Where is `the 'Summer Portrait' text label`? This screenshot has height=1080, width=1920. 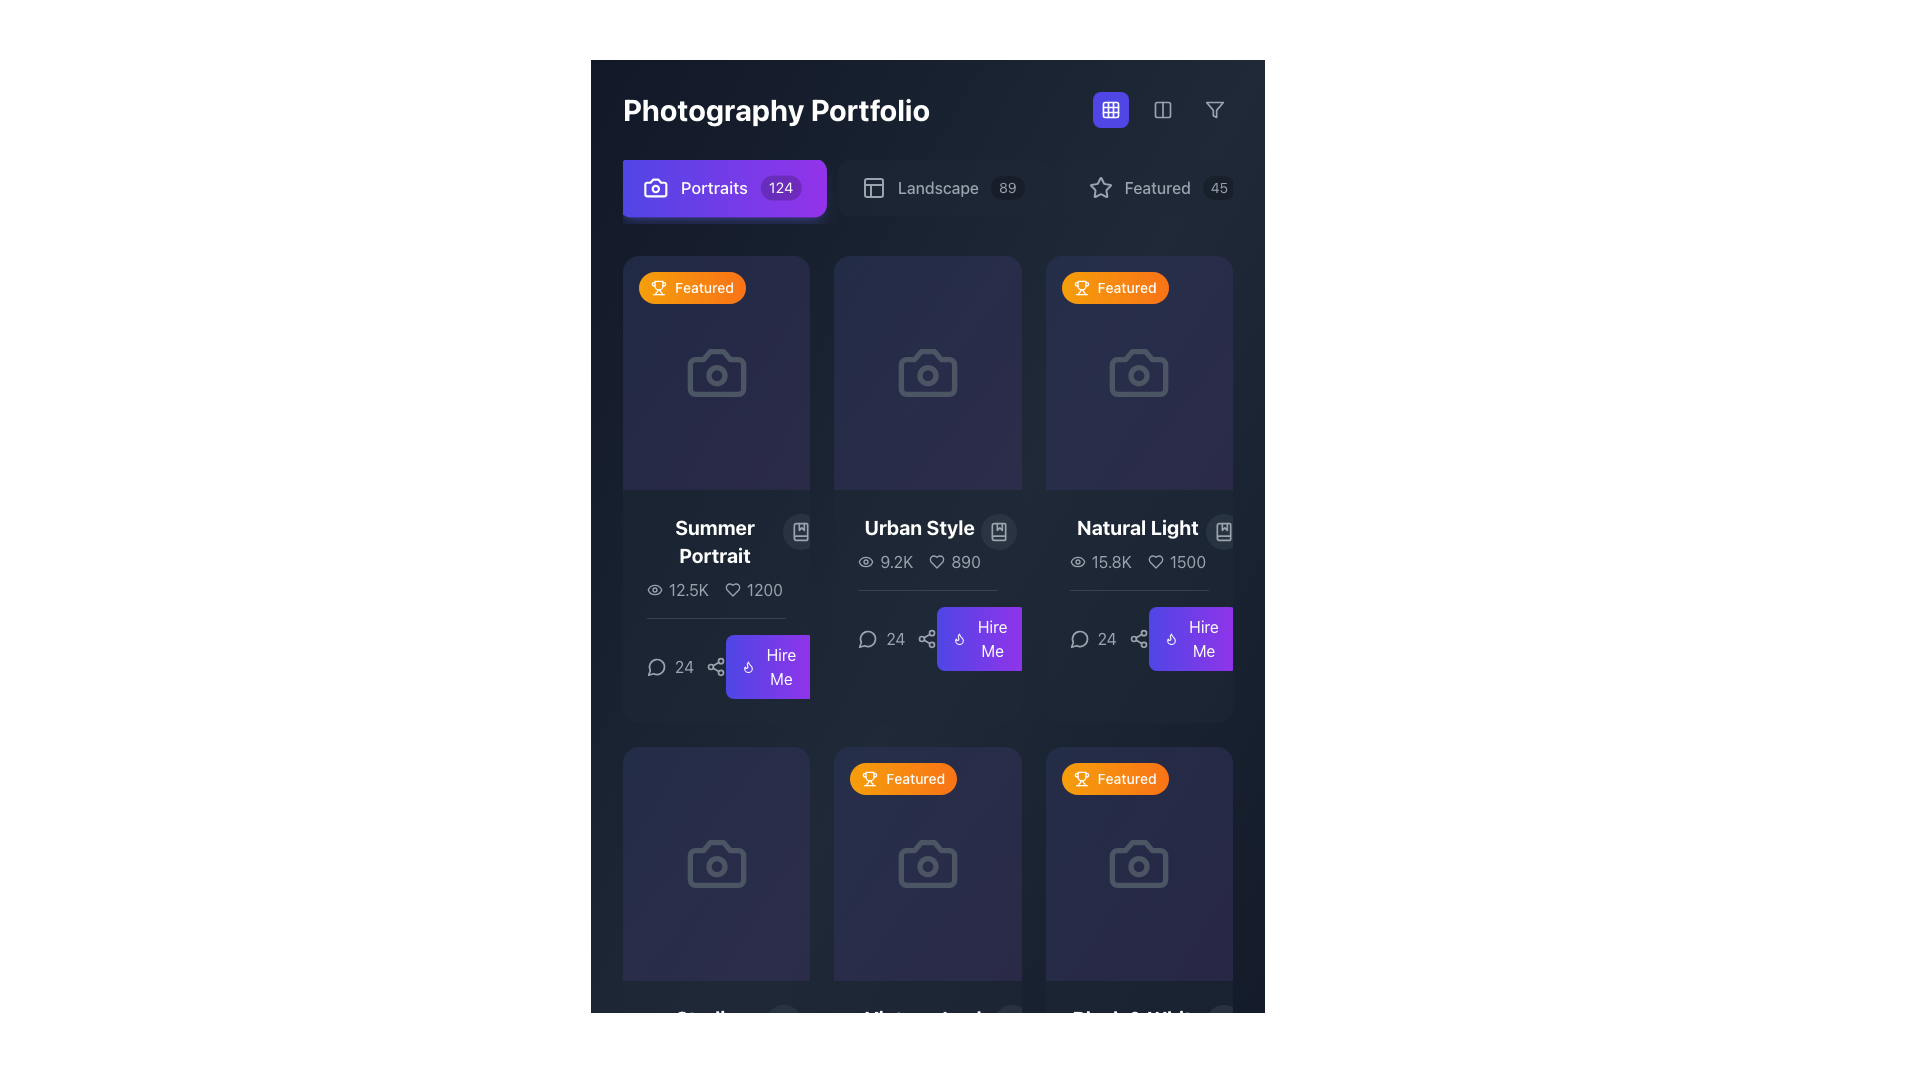 the 'Summer Portrait' text label is located at coordinates (715, 558).